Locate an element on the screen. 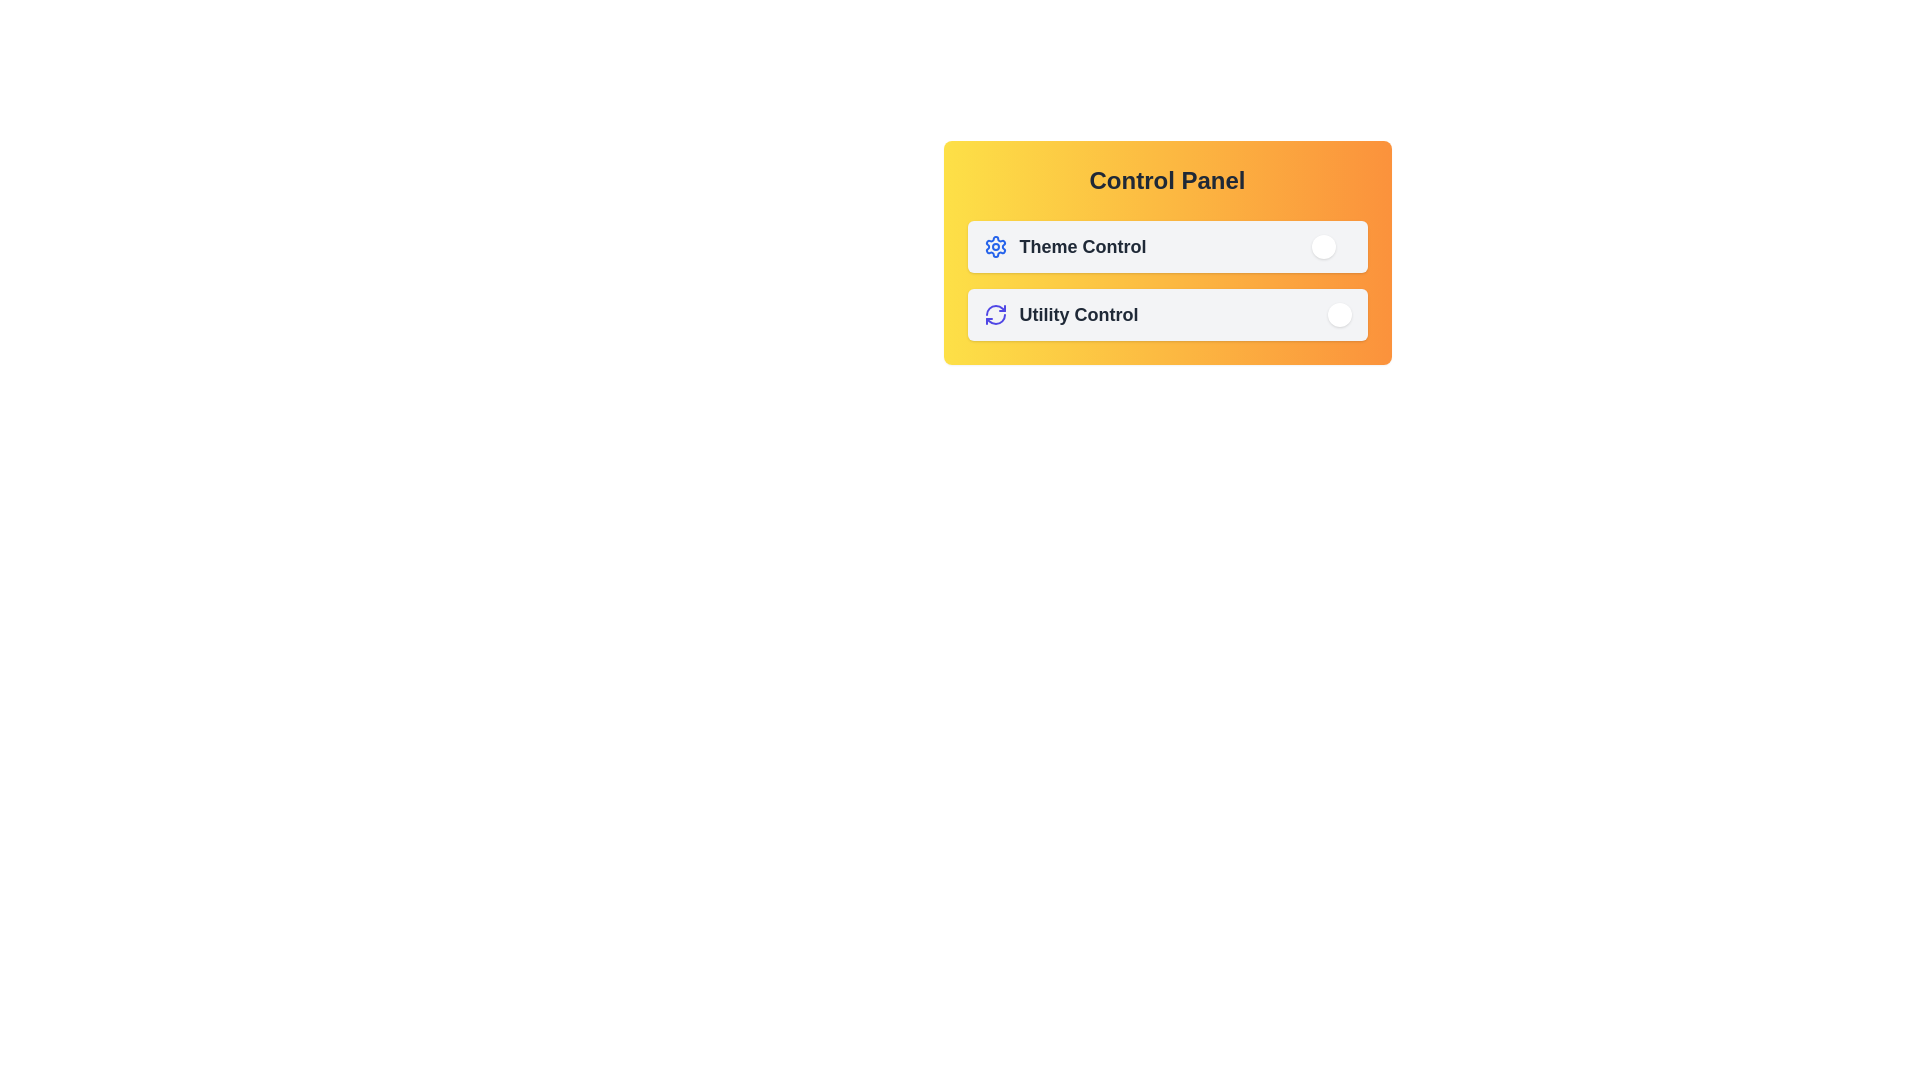  the green and white toggle switch located in the 'Utility Control' section of the 'Control Panel' is located at coordinates (1331, 315).